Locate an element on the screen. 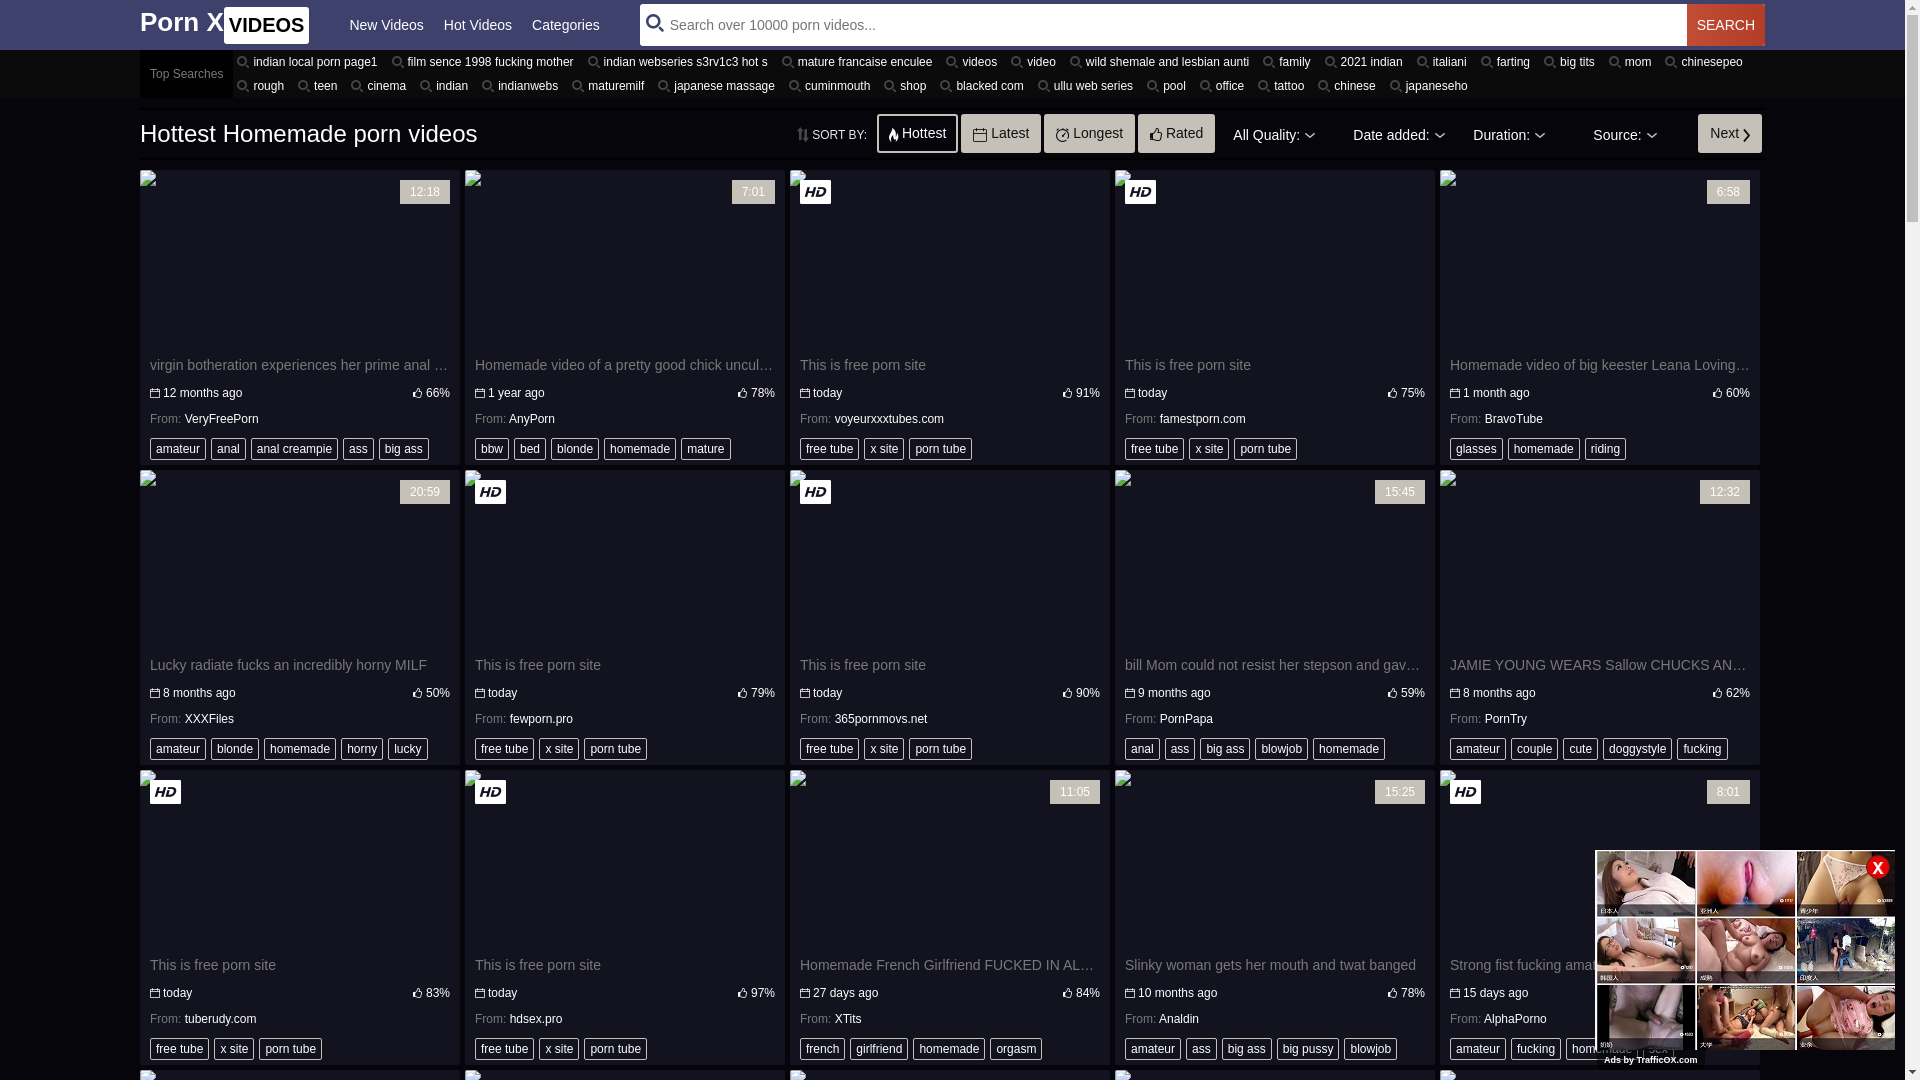 The image size is (1920, 1080). 'wild shemale and lesbian aunti' is located at coordinates (1064, 60).